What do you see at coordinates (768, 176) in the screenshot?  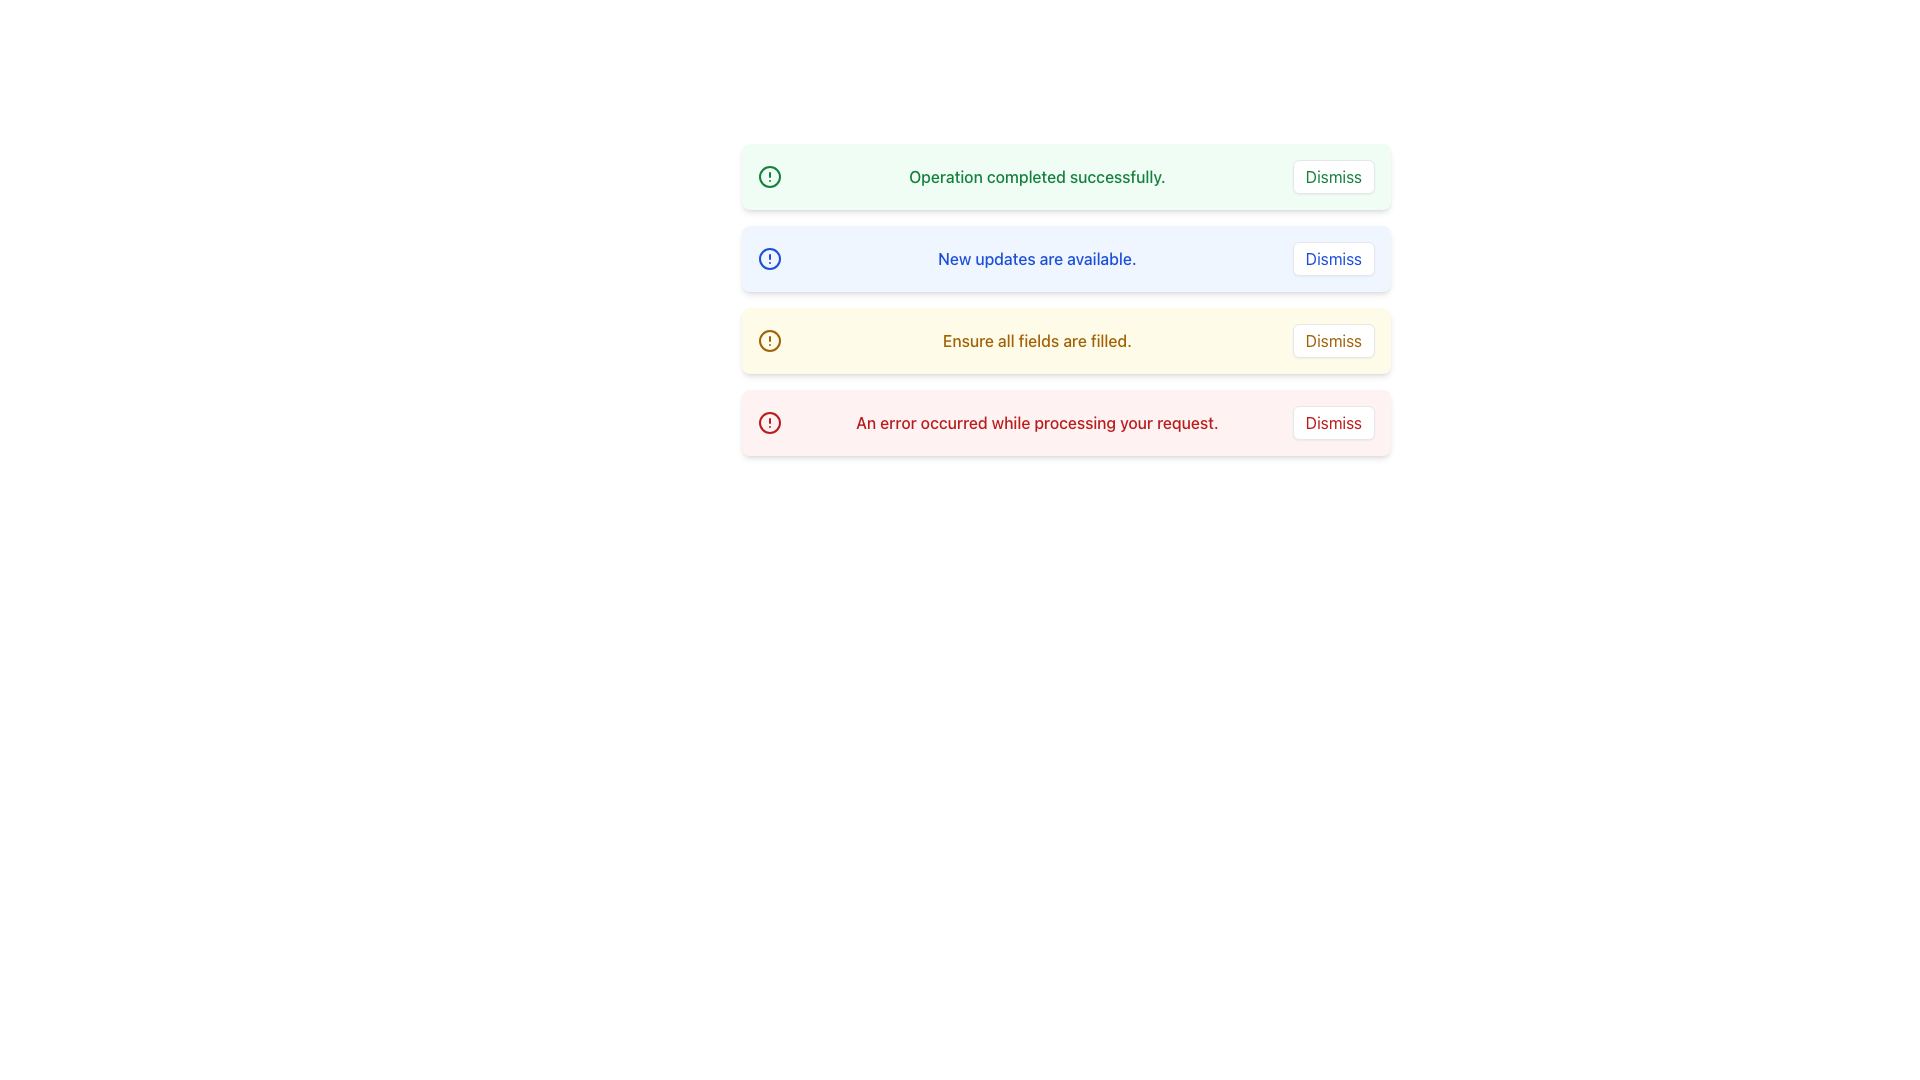 I see `the success status icon located at the leftmost part of the first notification message that indicates 'Operation completed successfully.'` at bounding box center [768, 176].